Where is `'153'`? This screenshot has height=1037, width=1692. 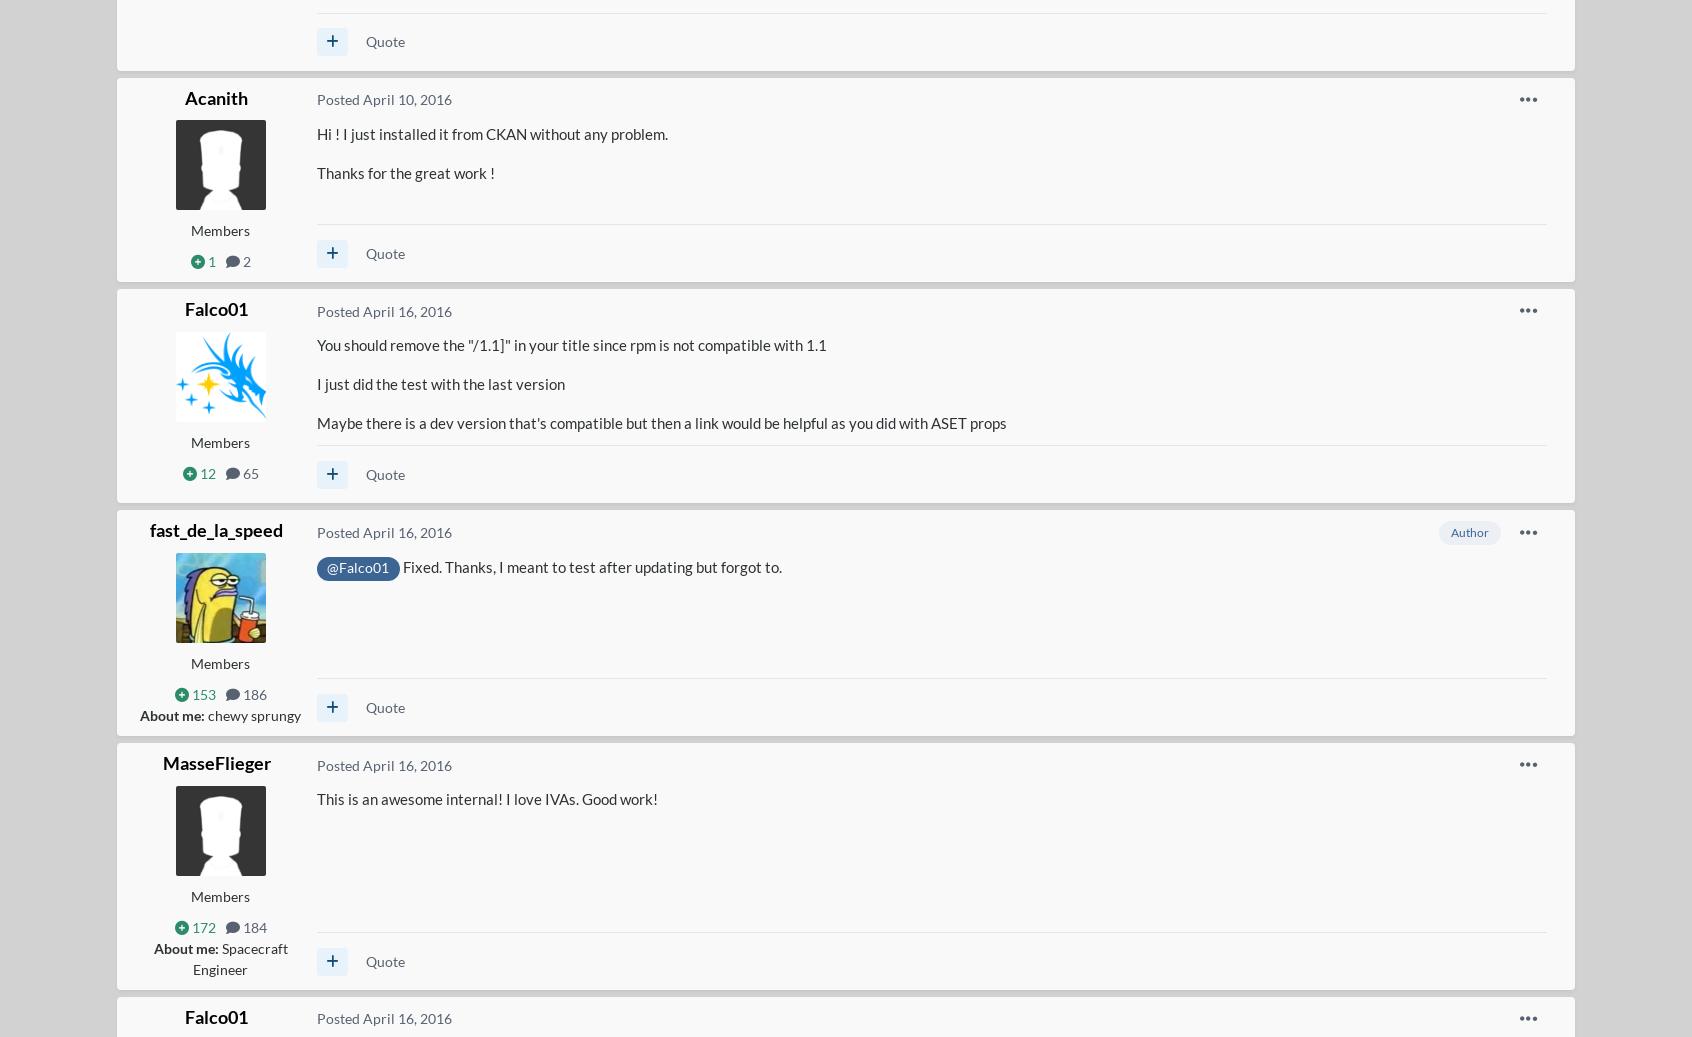 '153' is located at coordinates (186, 694).